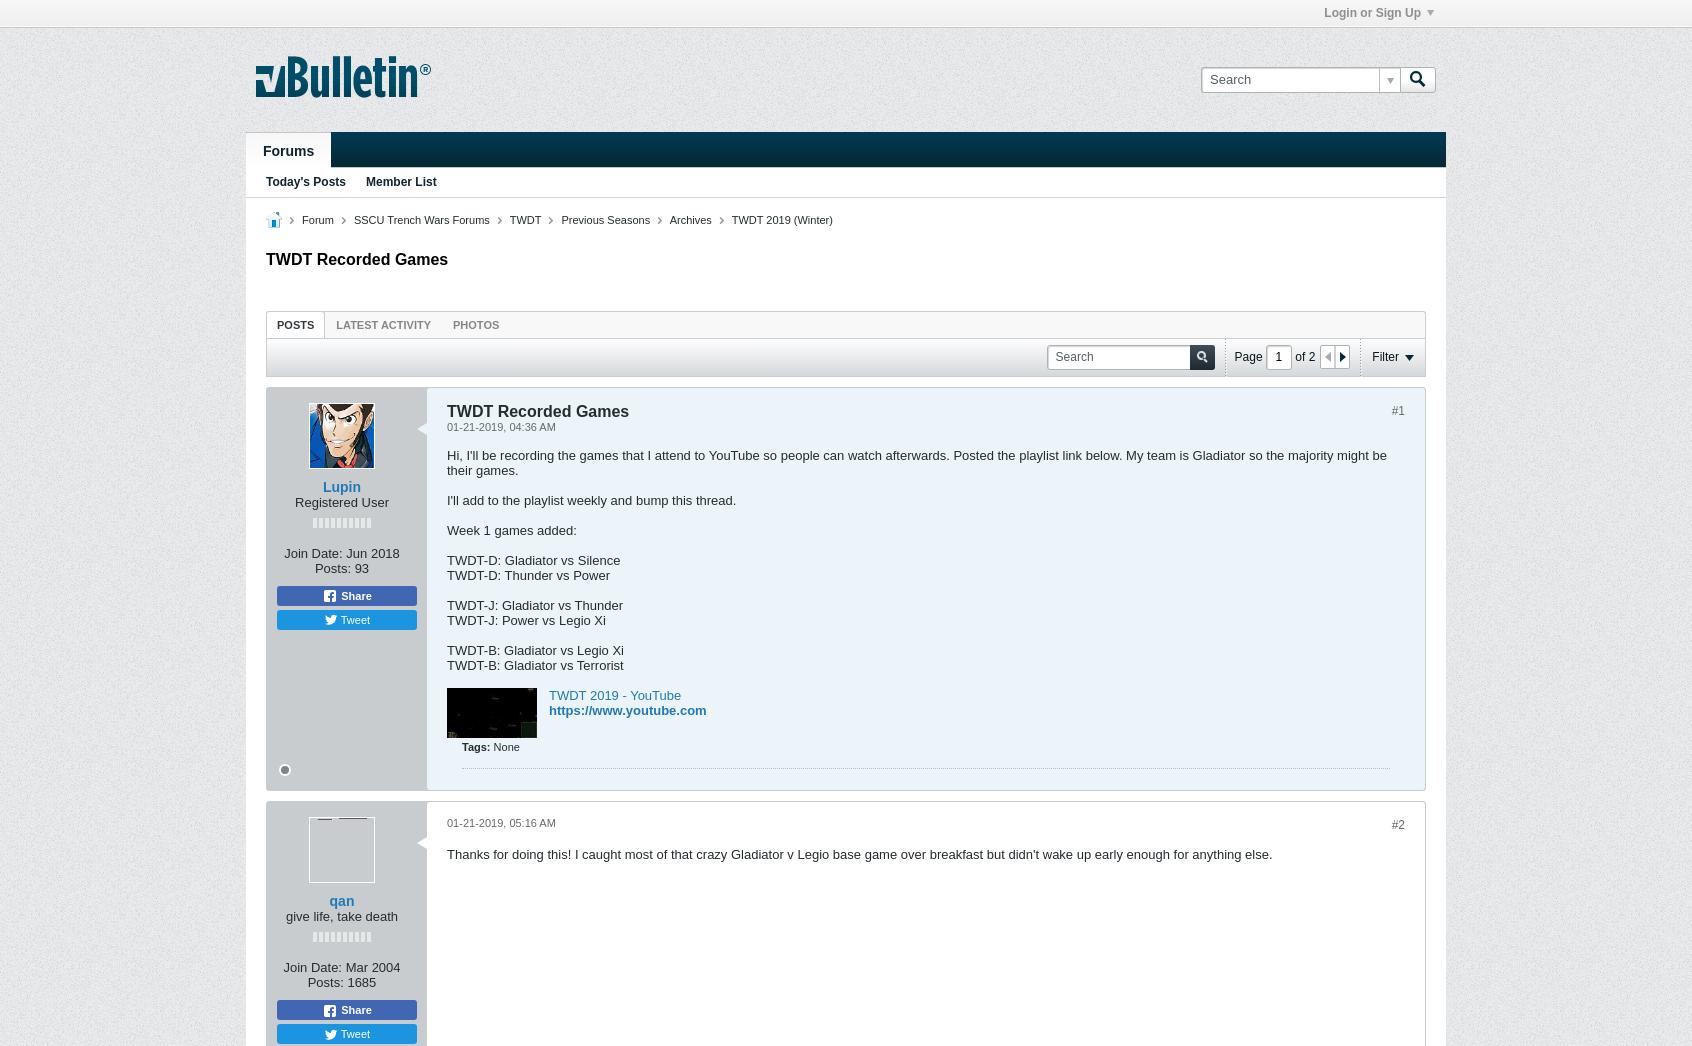 This screenshot has height=1046, width=1692. I want to click on 'TWDT 2019 - YouTube', so click(549, 694).